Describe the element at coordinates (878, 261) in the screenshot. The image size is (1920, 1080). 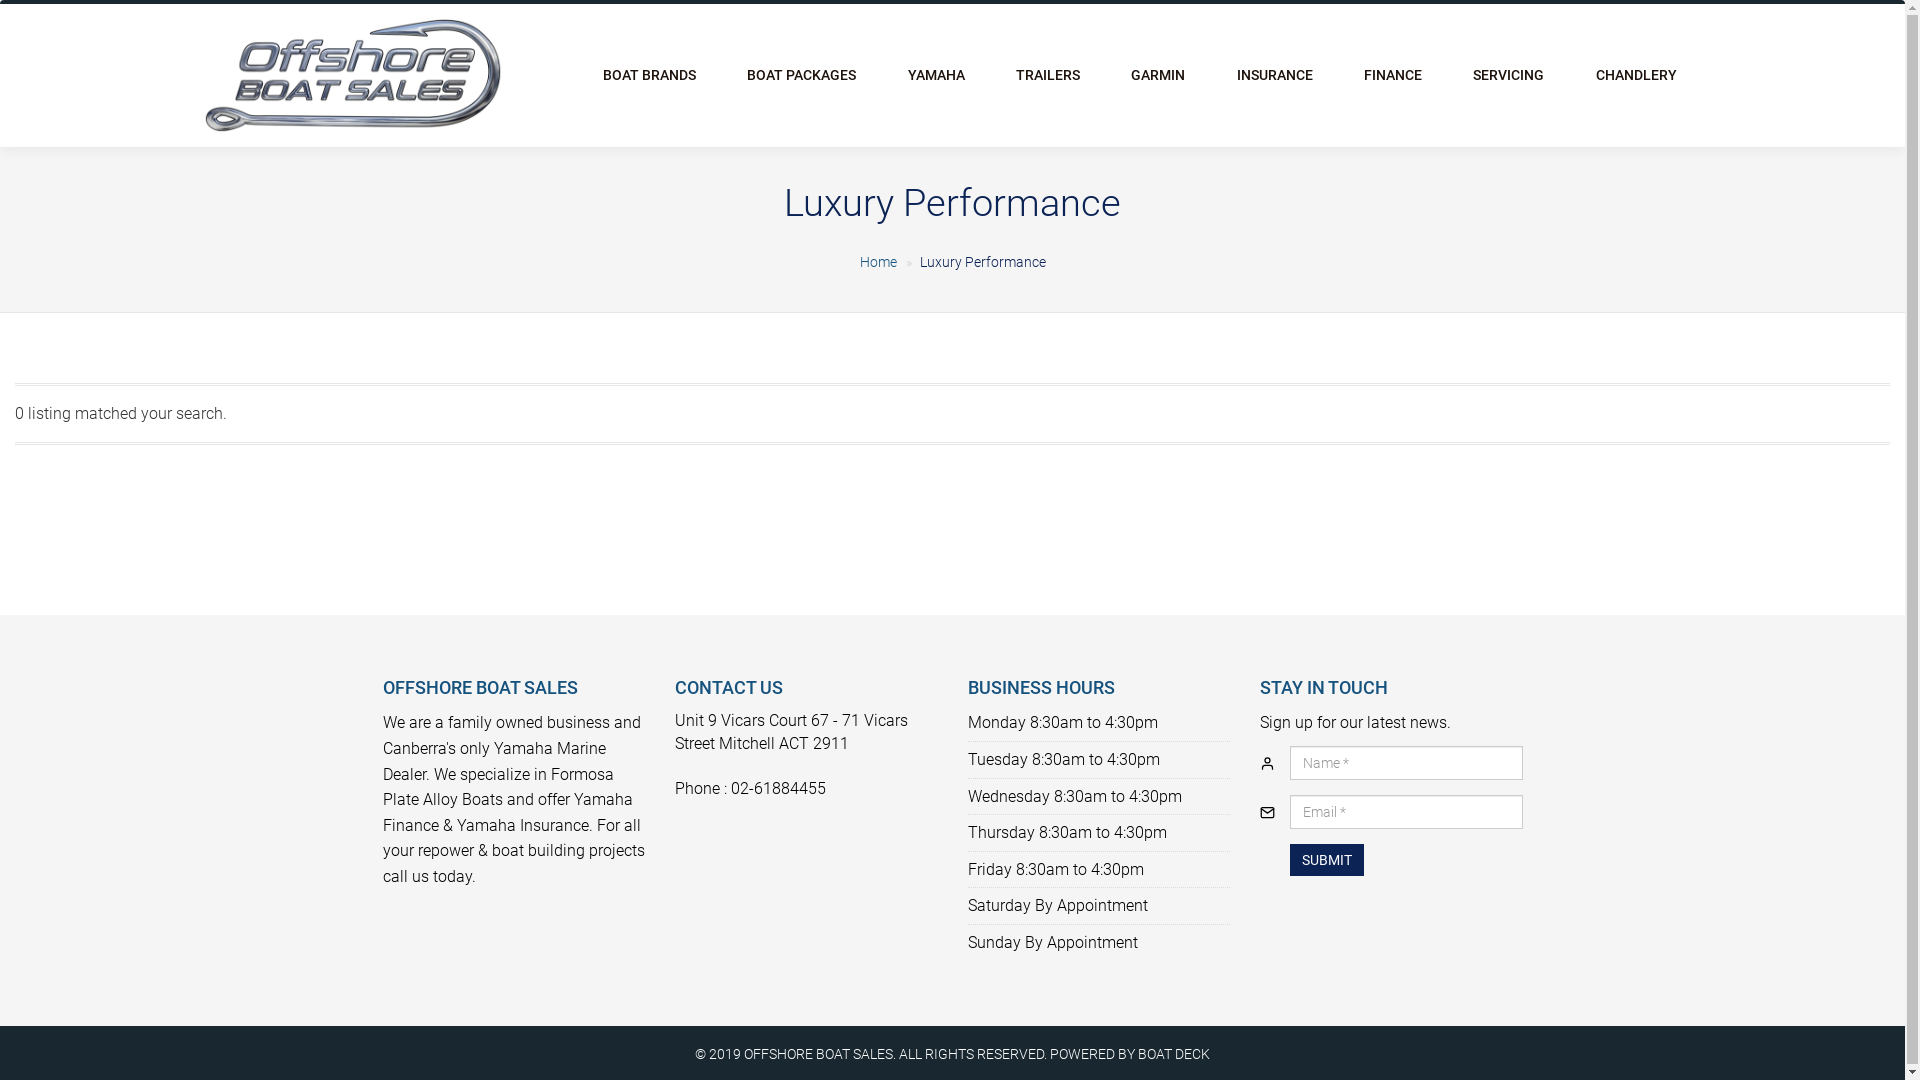
I see `'Home'` at that location.